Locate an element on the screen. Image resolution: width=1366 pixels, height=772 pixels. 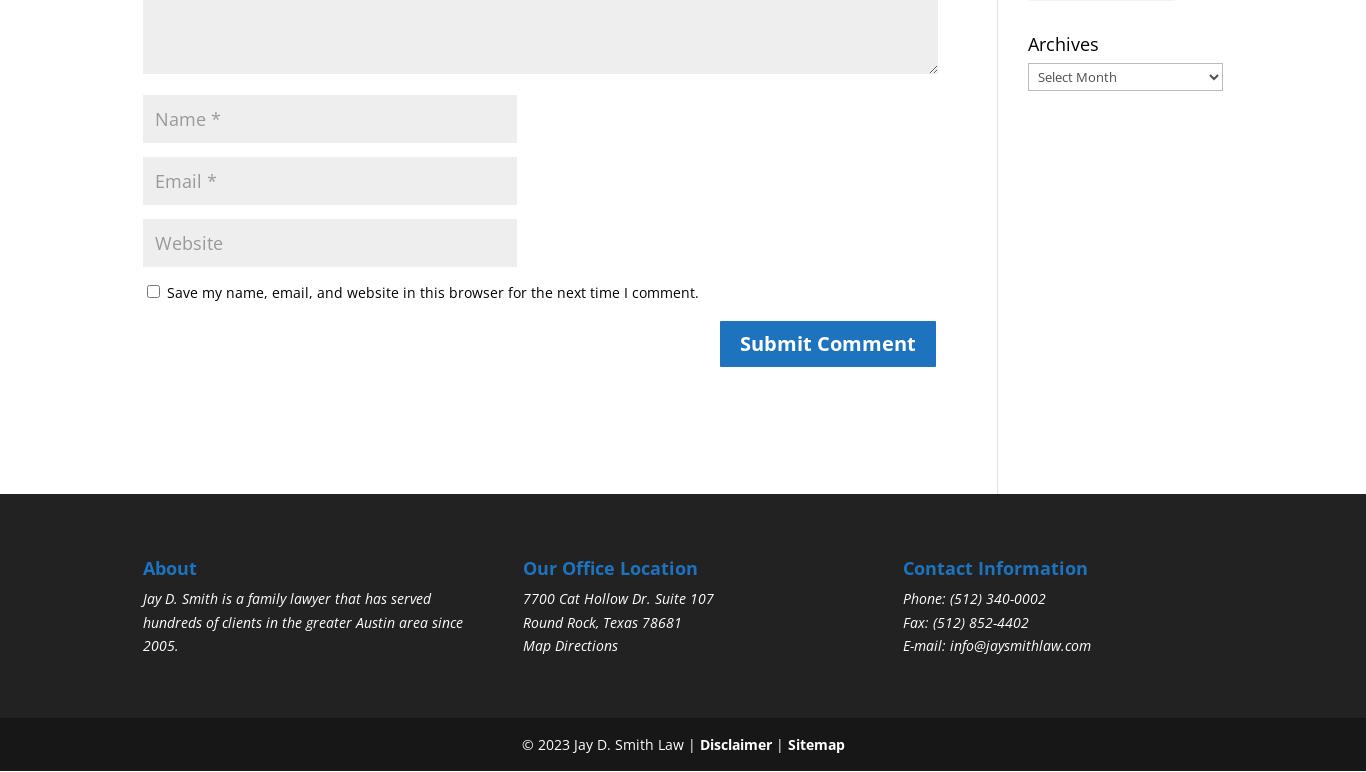
'Jay D. Smith is a family lawyer that has served hundreds of clients in the greater Austin area since 2005.' is located at coordinates (302, 620).